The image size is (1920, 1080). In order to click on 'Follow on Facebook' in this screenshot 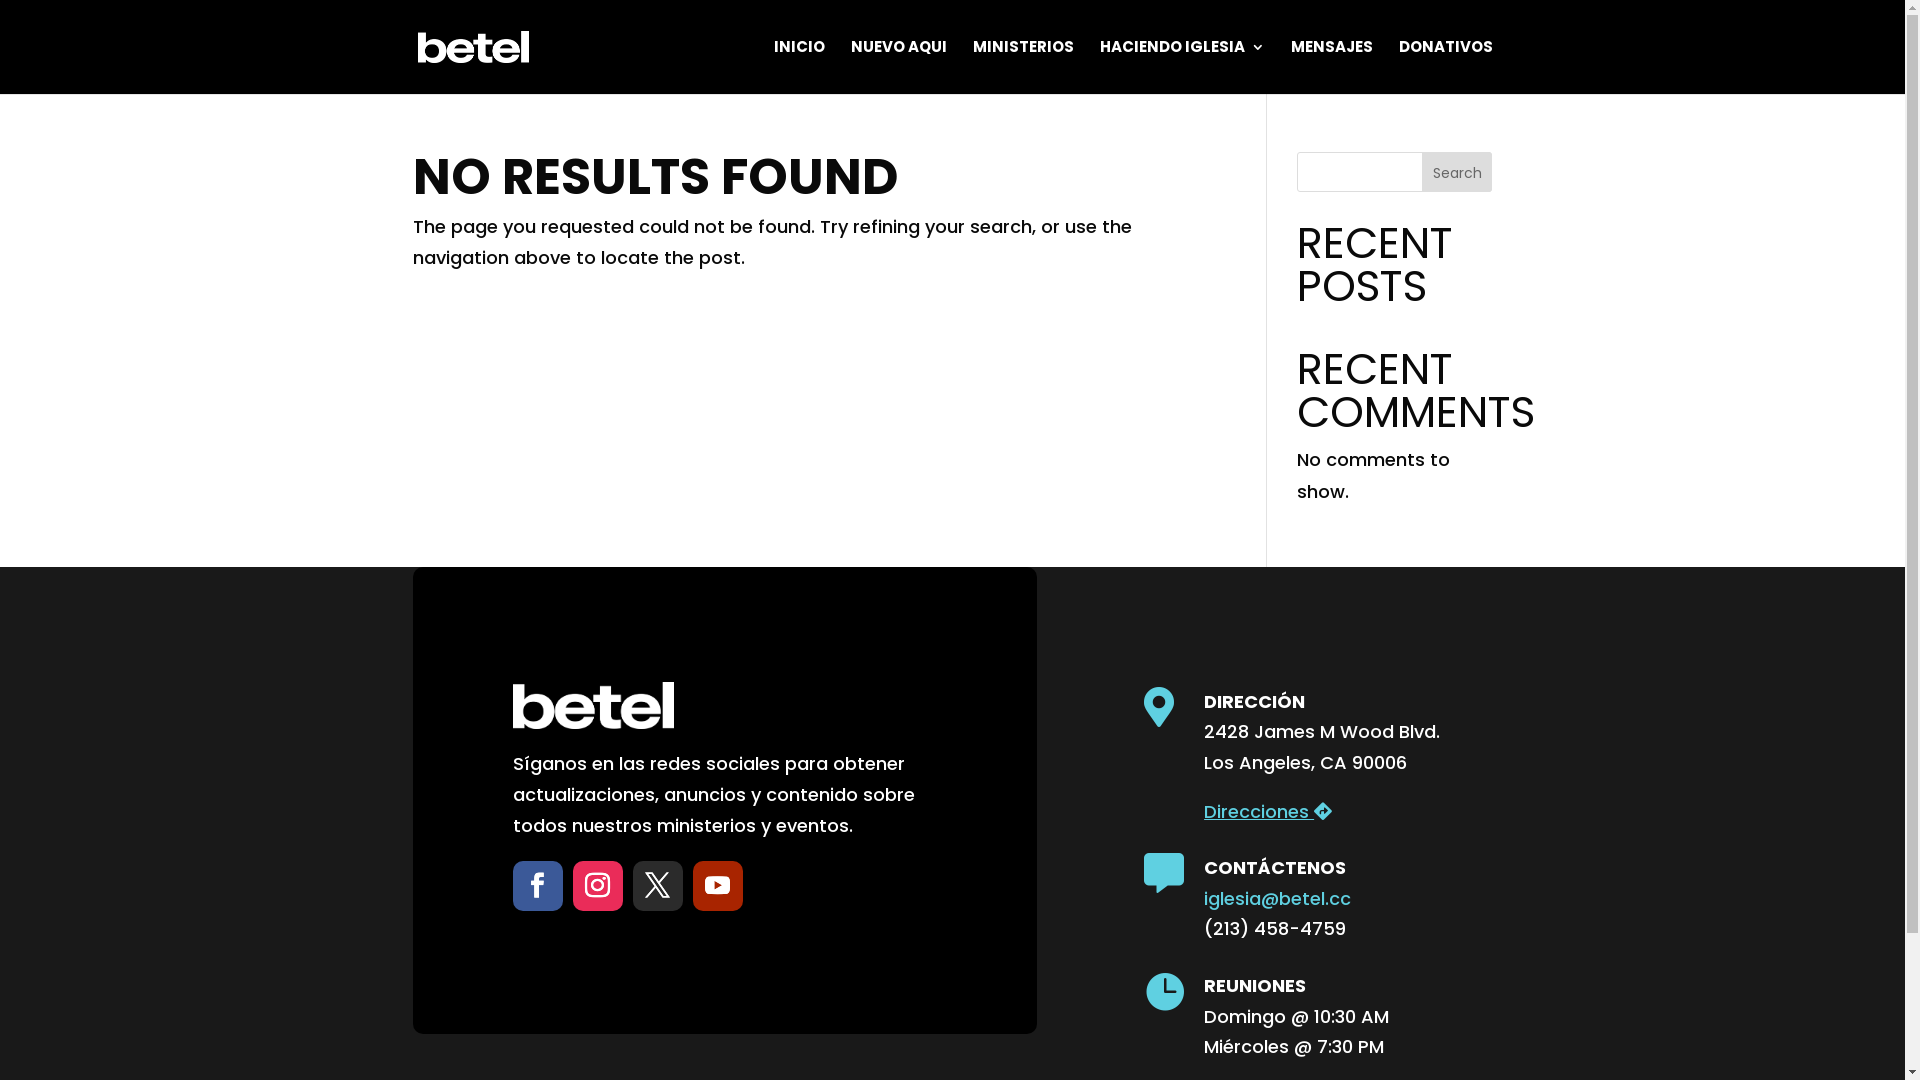, I will do `click(537, 885)`.